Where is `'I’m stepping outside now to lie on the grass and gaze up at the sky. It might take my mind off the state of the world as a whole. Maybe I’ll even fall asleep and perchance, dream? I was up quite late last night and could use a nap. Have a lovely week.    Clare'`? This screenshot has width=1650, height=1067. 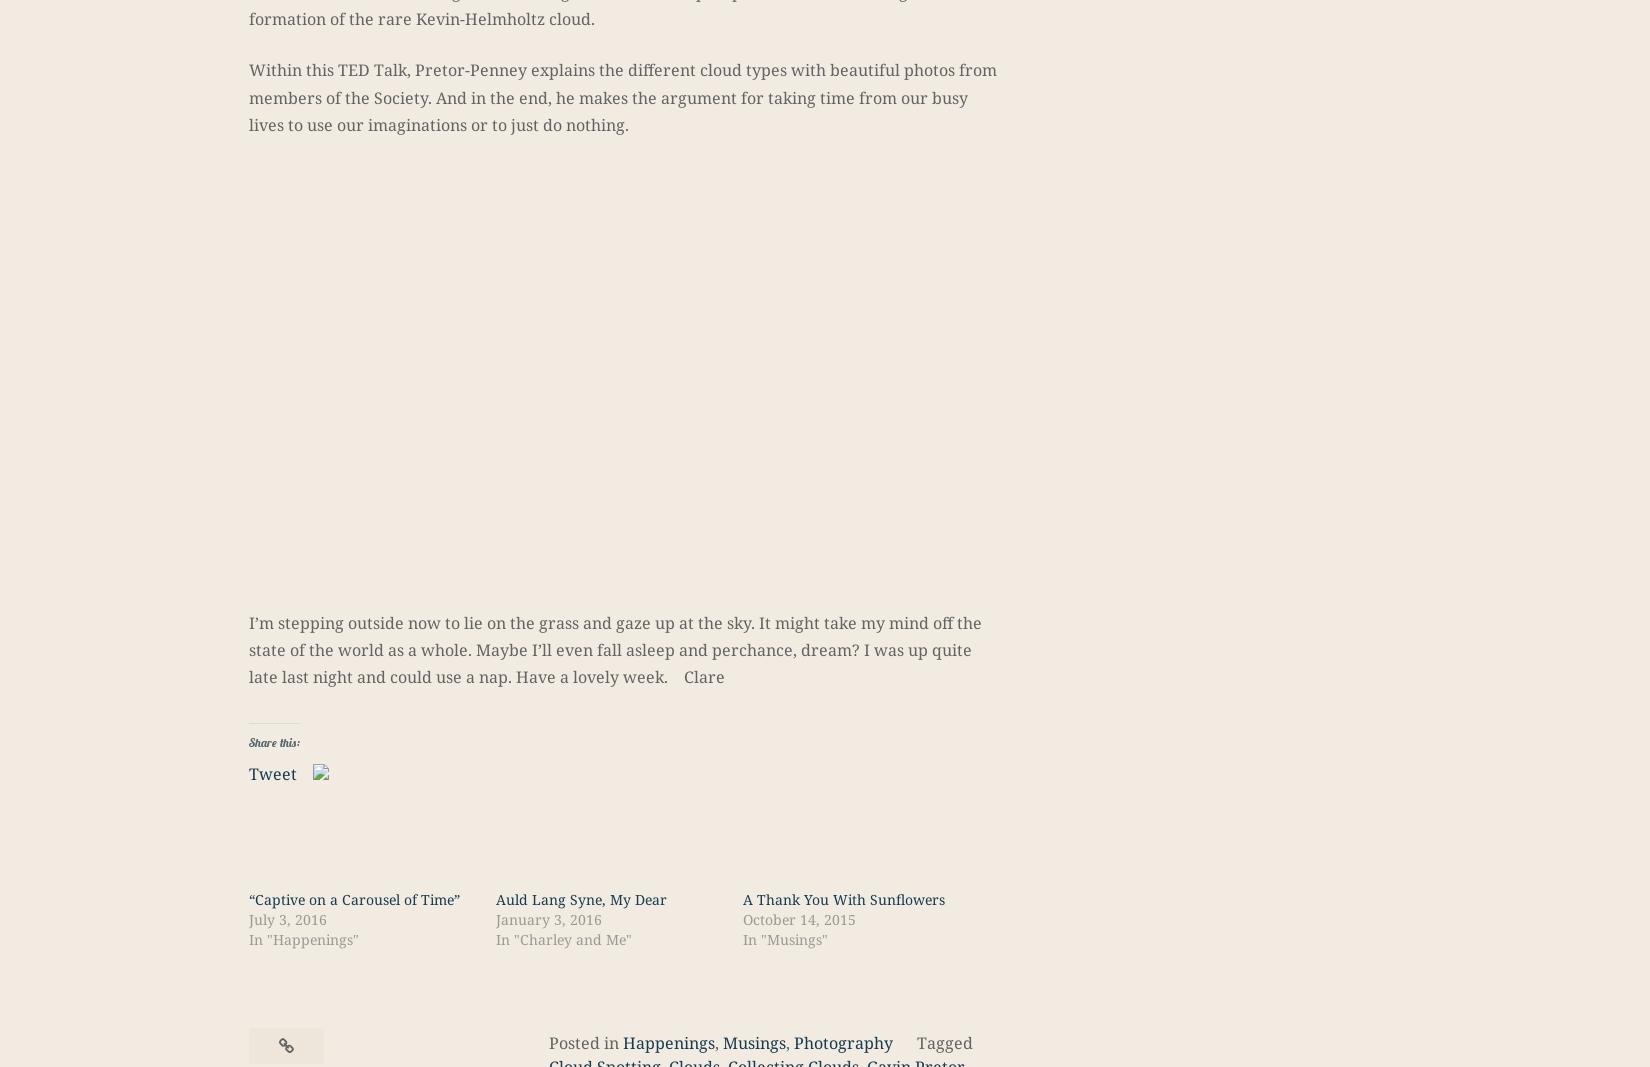 'I’m stepping outside now to lie on the grass and gaze up at the sky. It might take my mind off the state of the world as a whole. Maybe I’ll even fall asleep and perchance, dream? I was up quite late last night and could use a nap. Have a lovely week.    Clare' is located at coordinates (248, 648).